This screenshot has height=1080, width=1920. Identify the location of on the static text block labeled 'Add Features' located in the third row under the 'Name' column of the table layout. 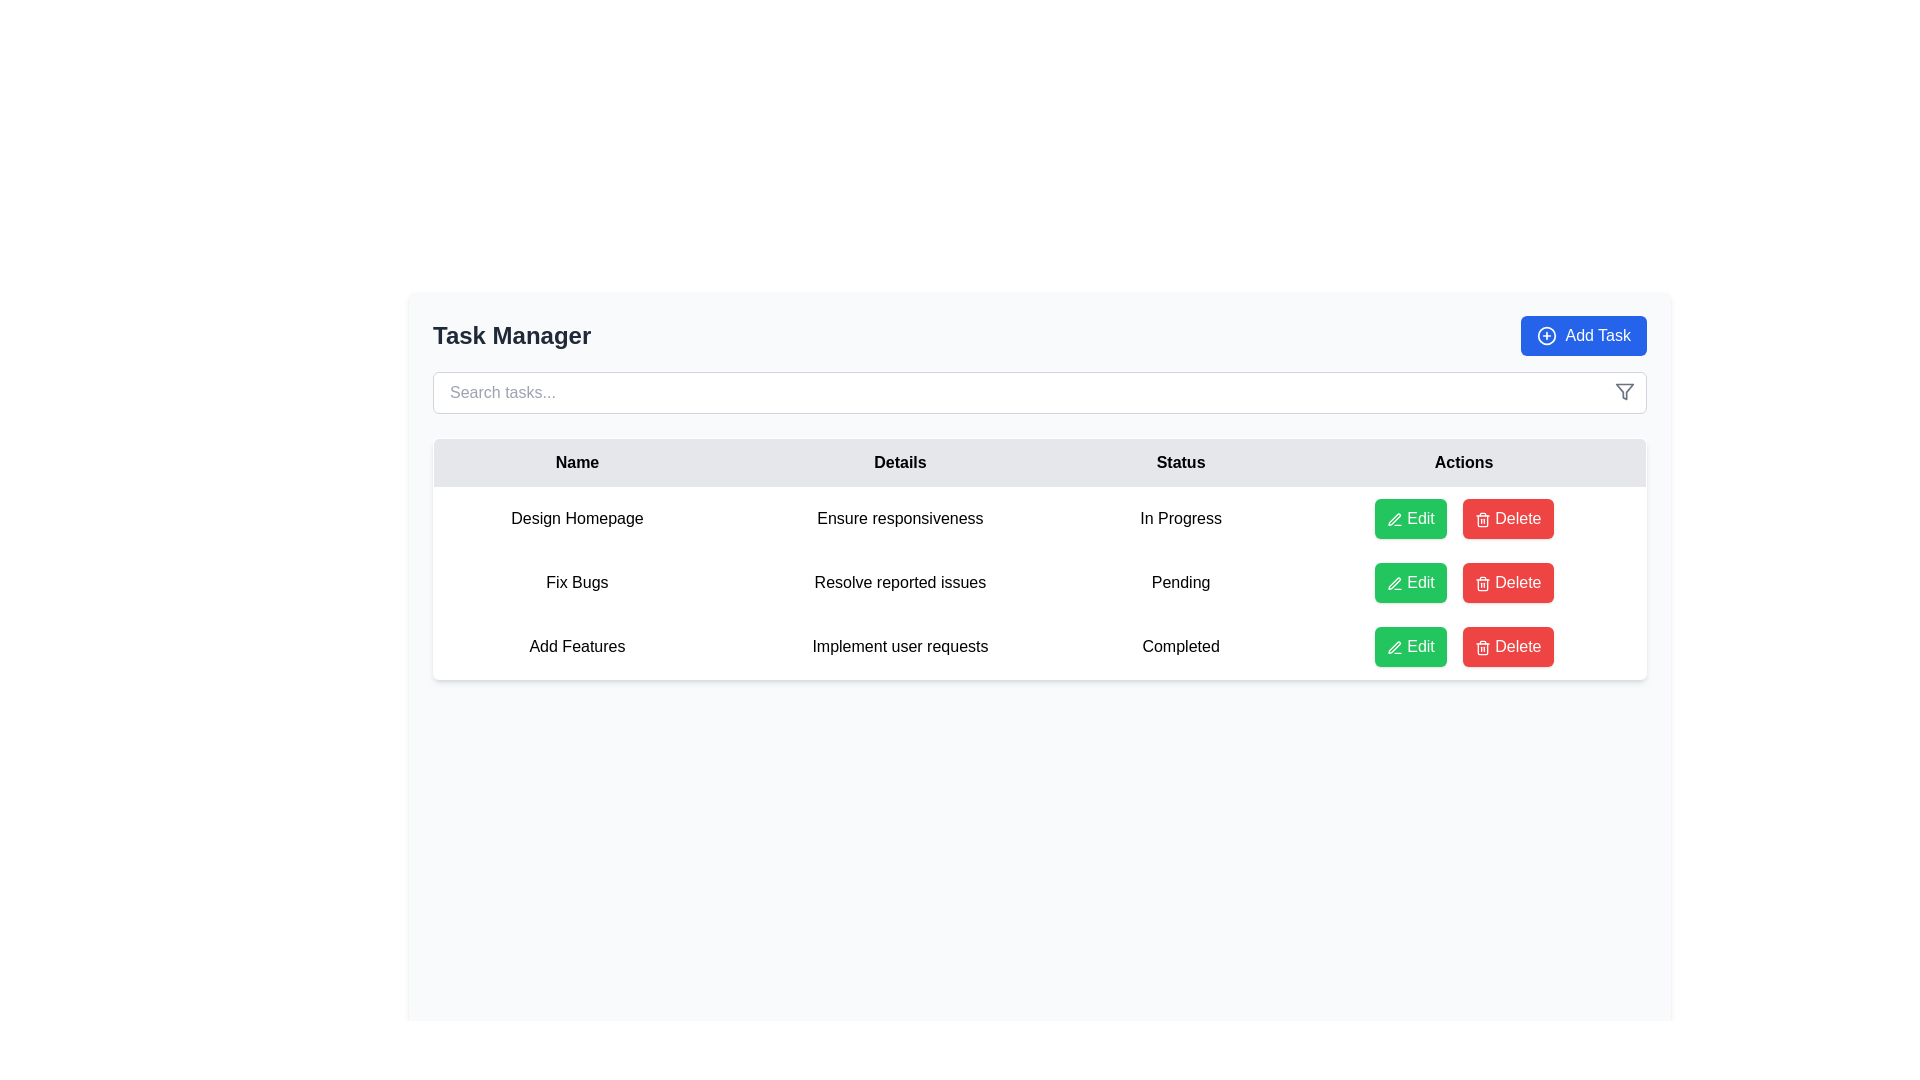
(575, 647).